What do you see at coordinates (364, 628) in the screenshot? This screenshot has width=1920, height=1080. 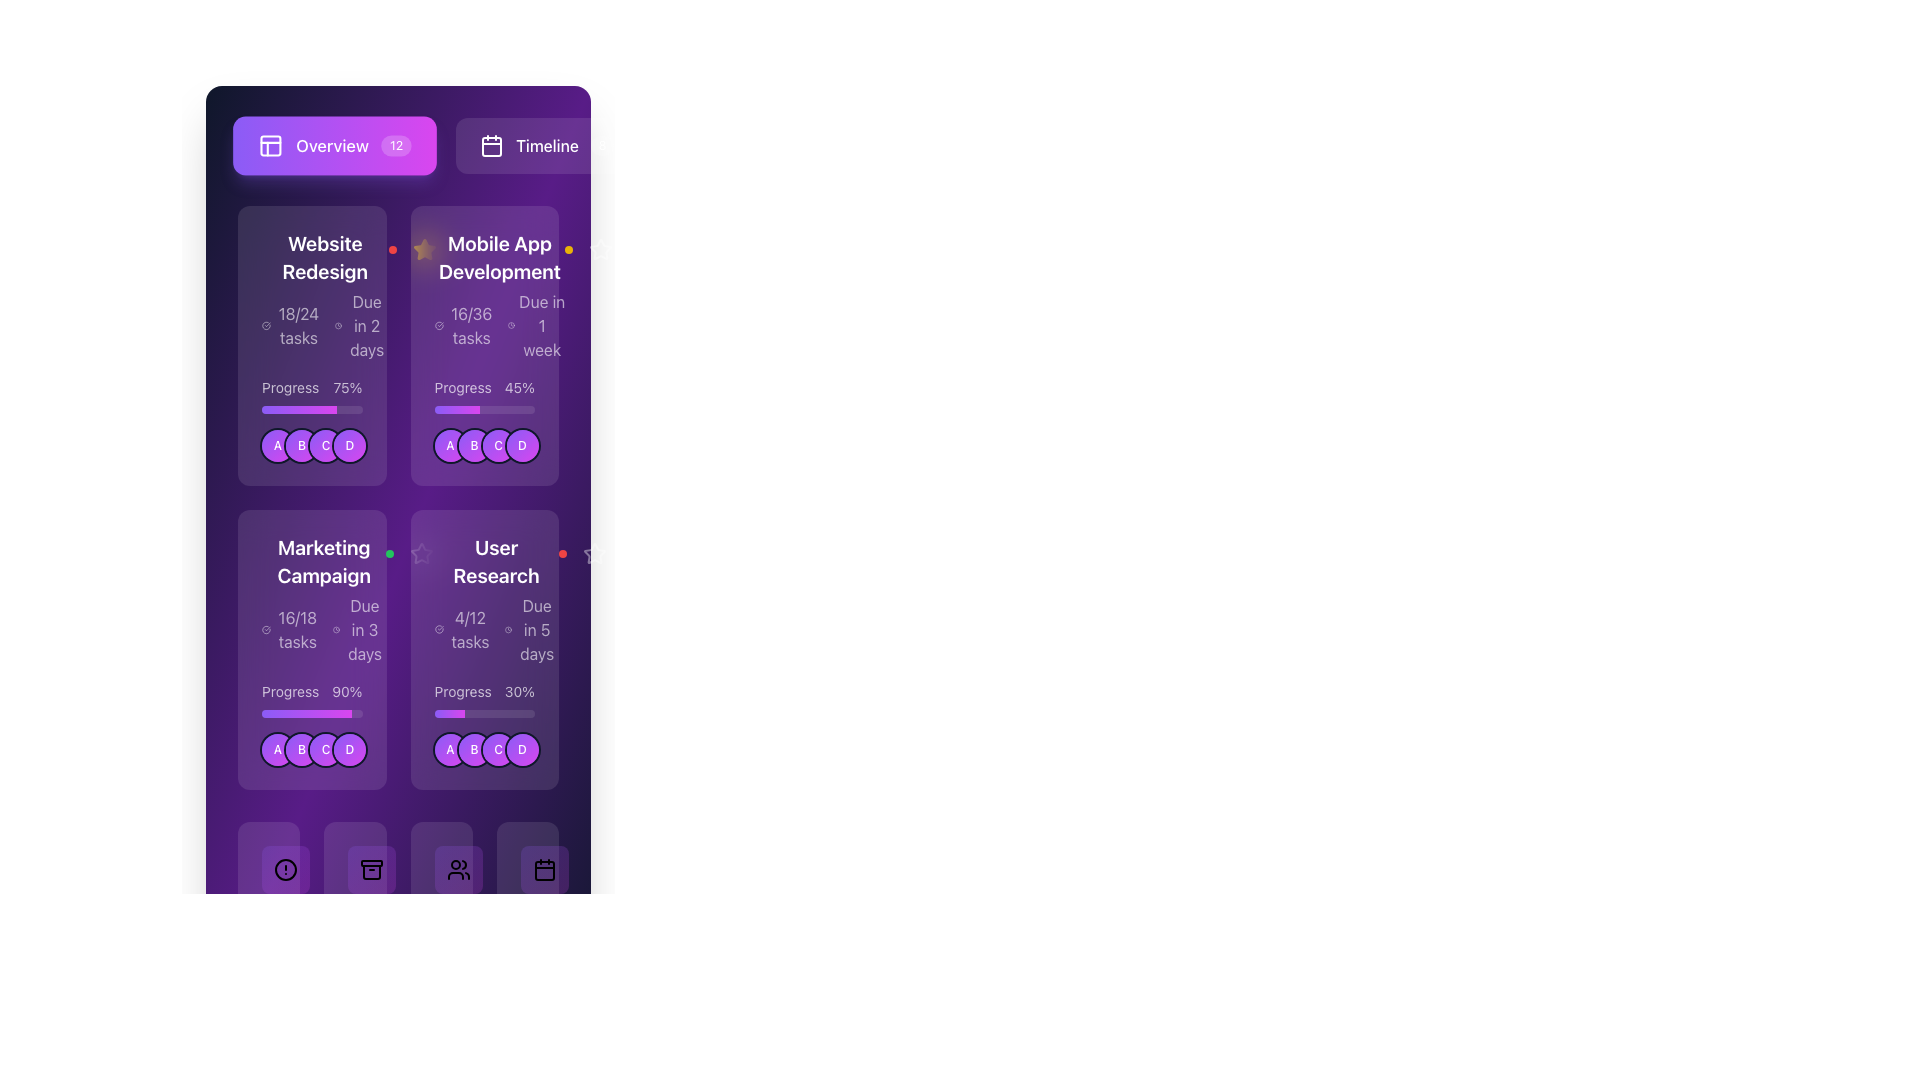 I see `the status indicator text element that informs the user about the task due in 3 days, located in the lower center of the 'Marketing Campaign' card, next to the clock icon` at bounding box center [364, 628].